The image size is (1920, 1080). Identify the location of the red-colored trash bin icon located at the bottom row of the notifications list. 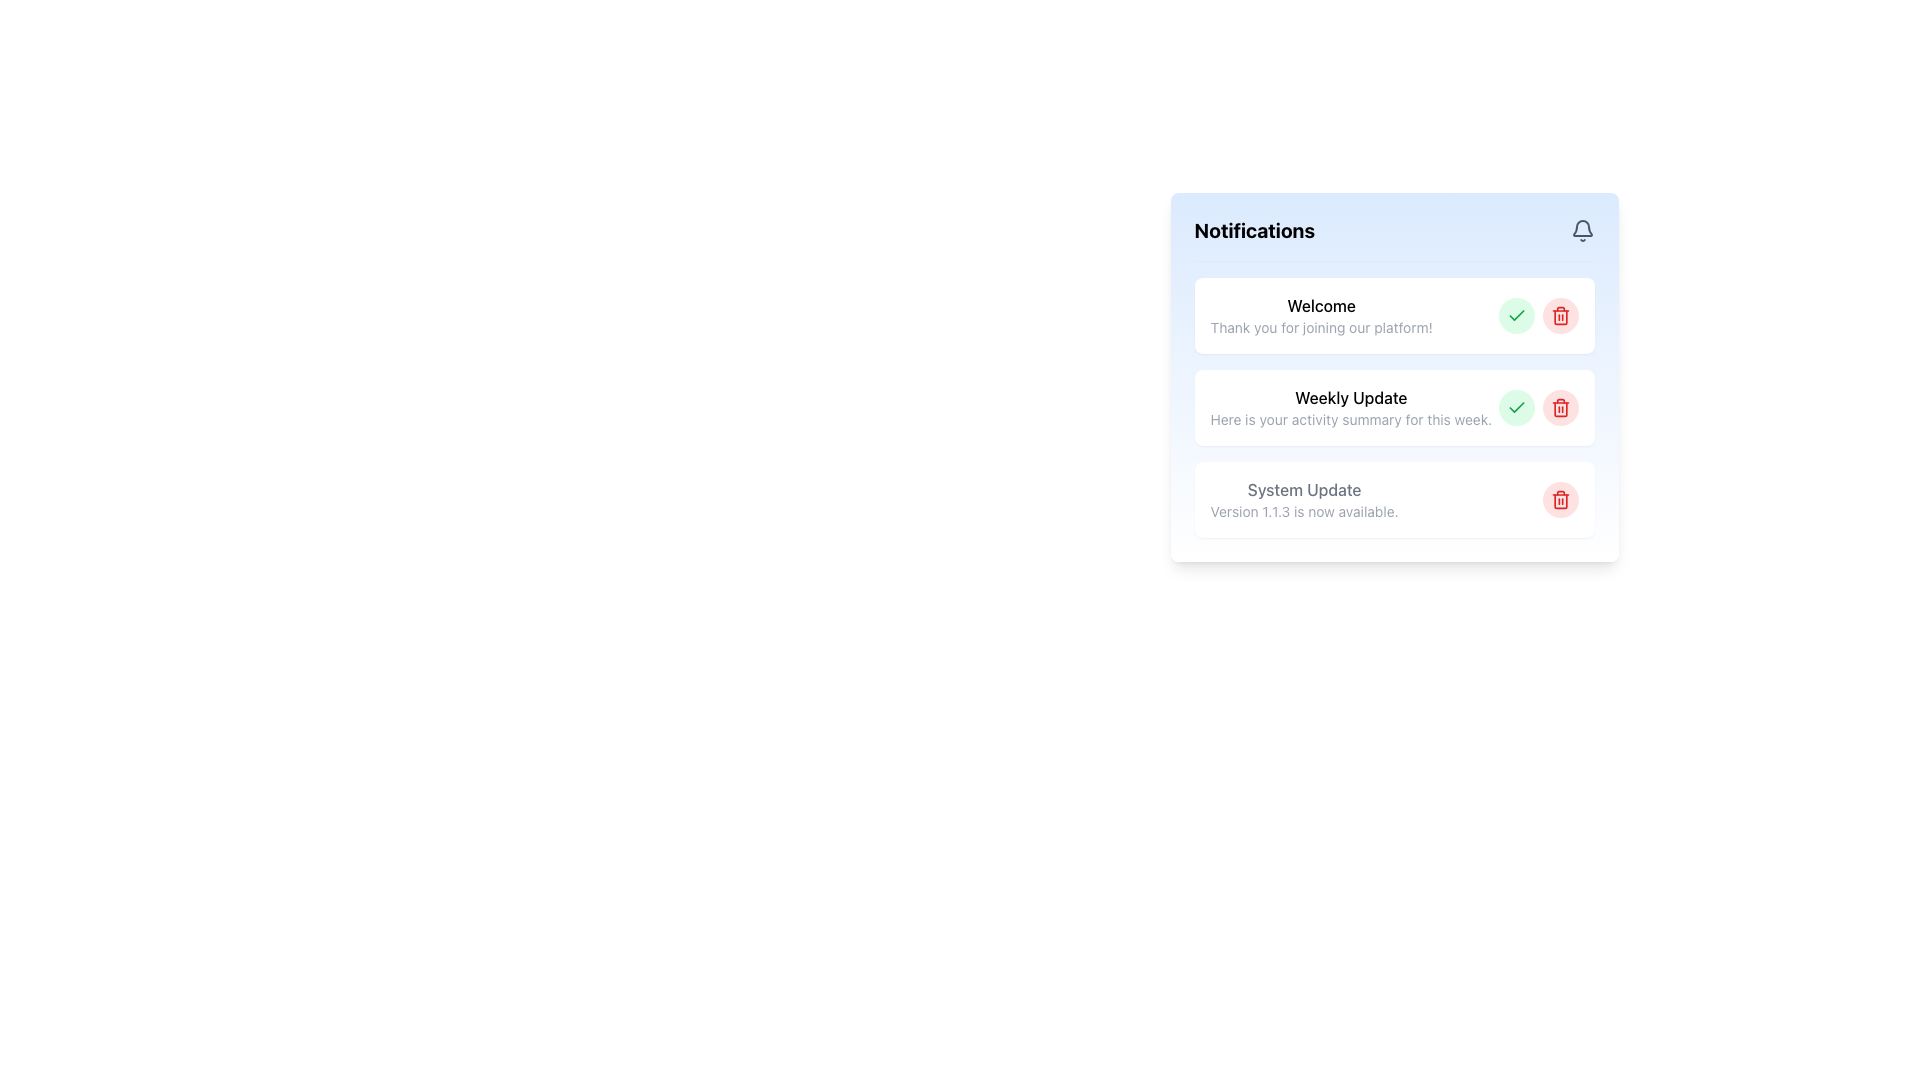
(1559, 500).